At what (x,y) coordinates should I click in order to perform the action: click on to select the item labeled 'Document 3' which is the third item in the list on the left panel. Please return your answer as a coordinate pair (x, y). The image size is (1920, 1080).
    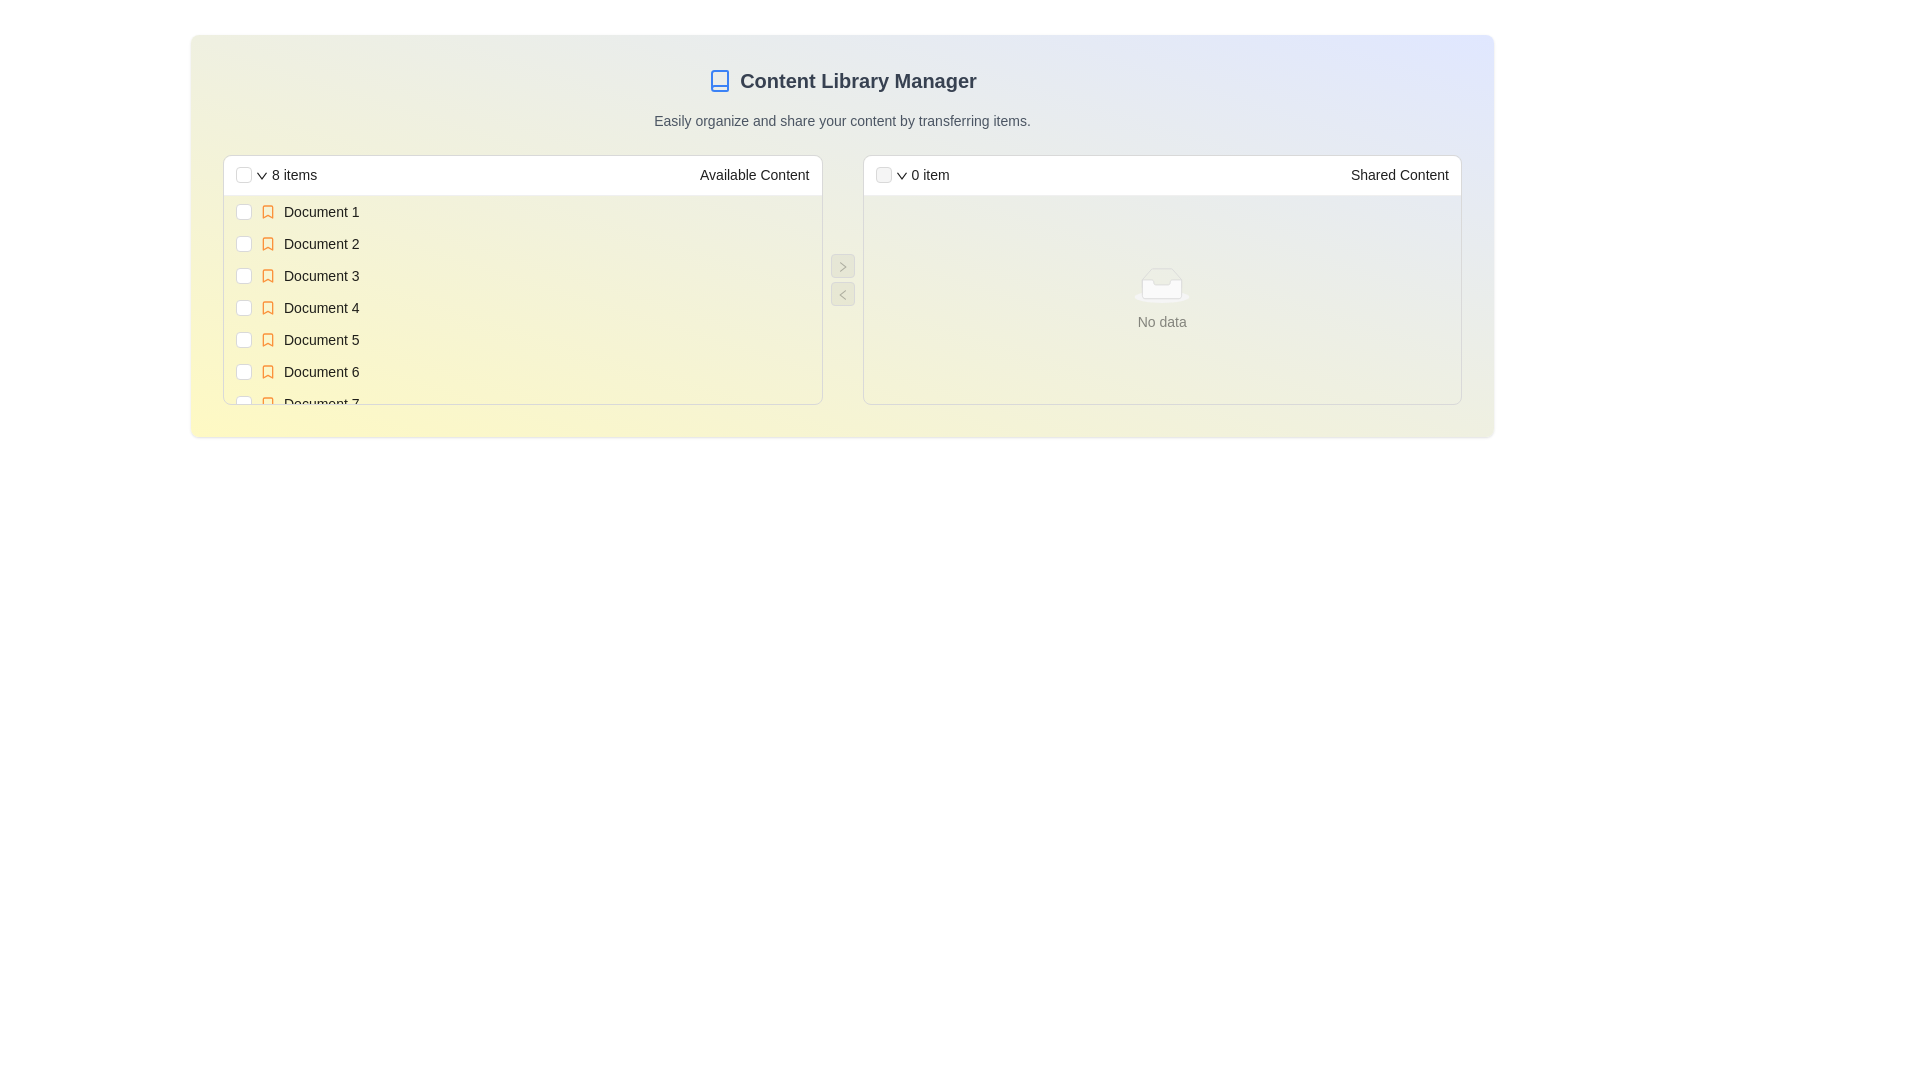
    Looking at the image, I should click on (321, 276).